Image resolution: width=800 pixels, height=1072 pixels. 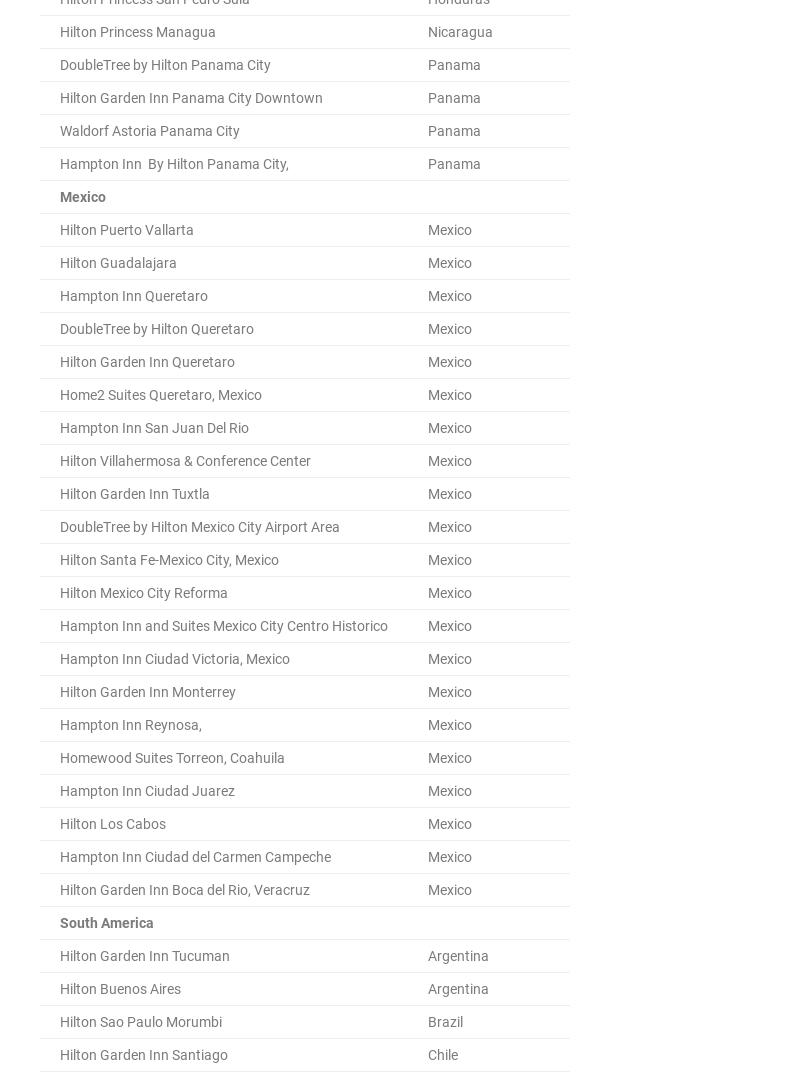 What do you see at coordinates (111, 823) in the screenshot?
I see `'Hilton Los Cabos'` at bounding box center [111, 823].